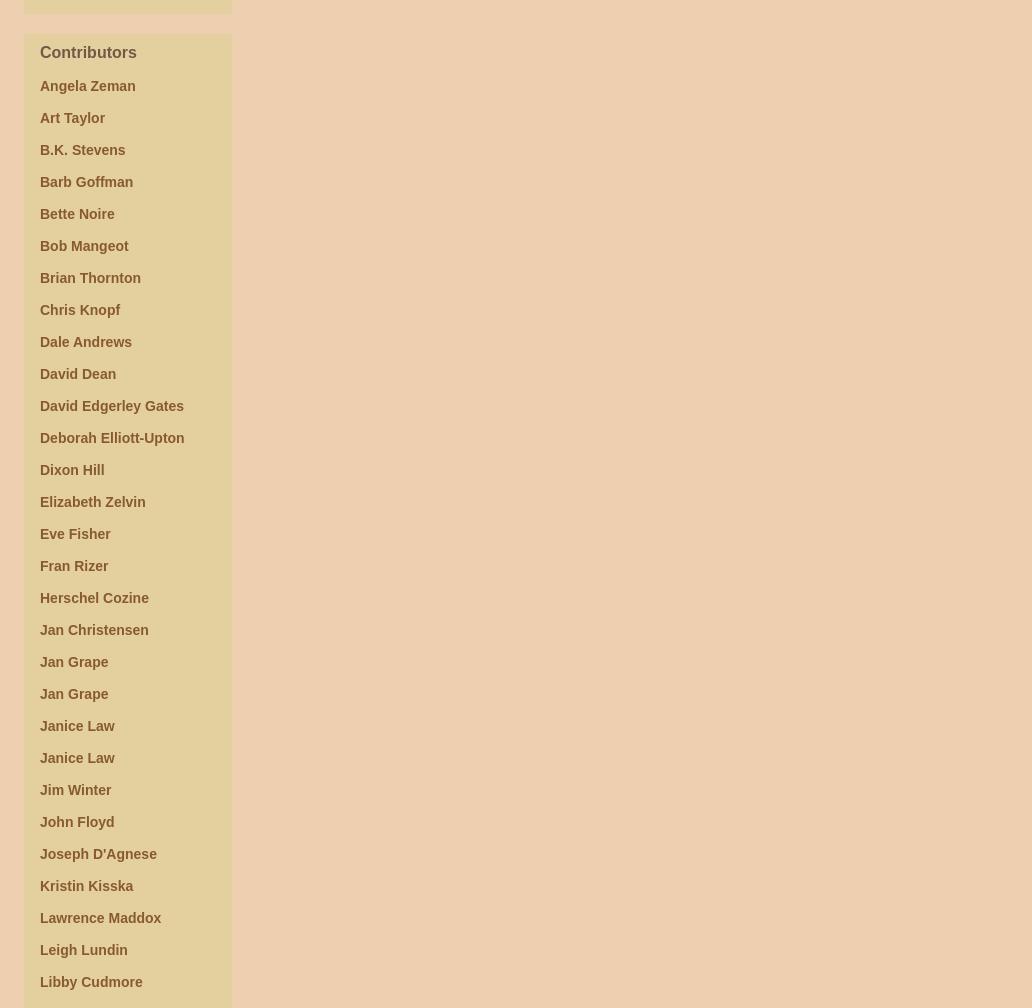  I want to click on 'Bob Mangeot', so click(84, 245).